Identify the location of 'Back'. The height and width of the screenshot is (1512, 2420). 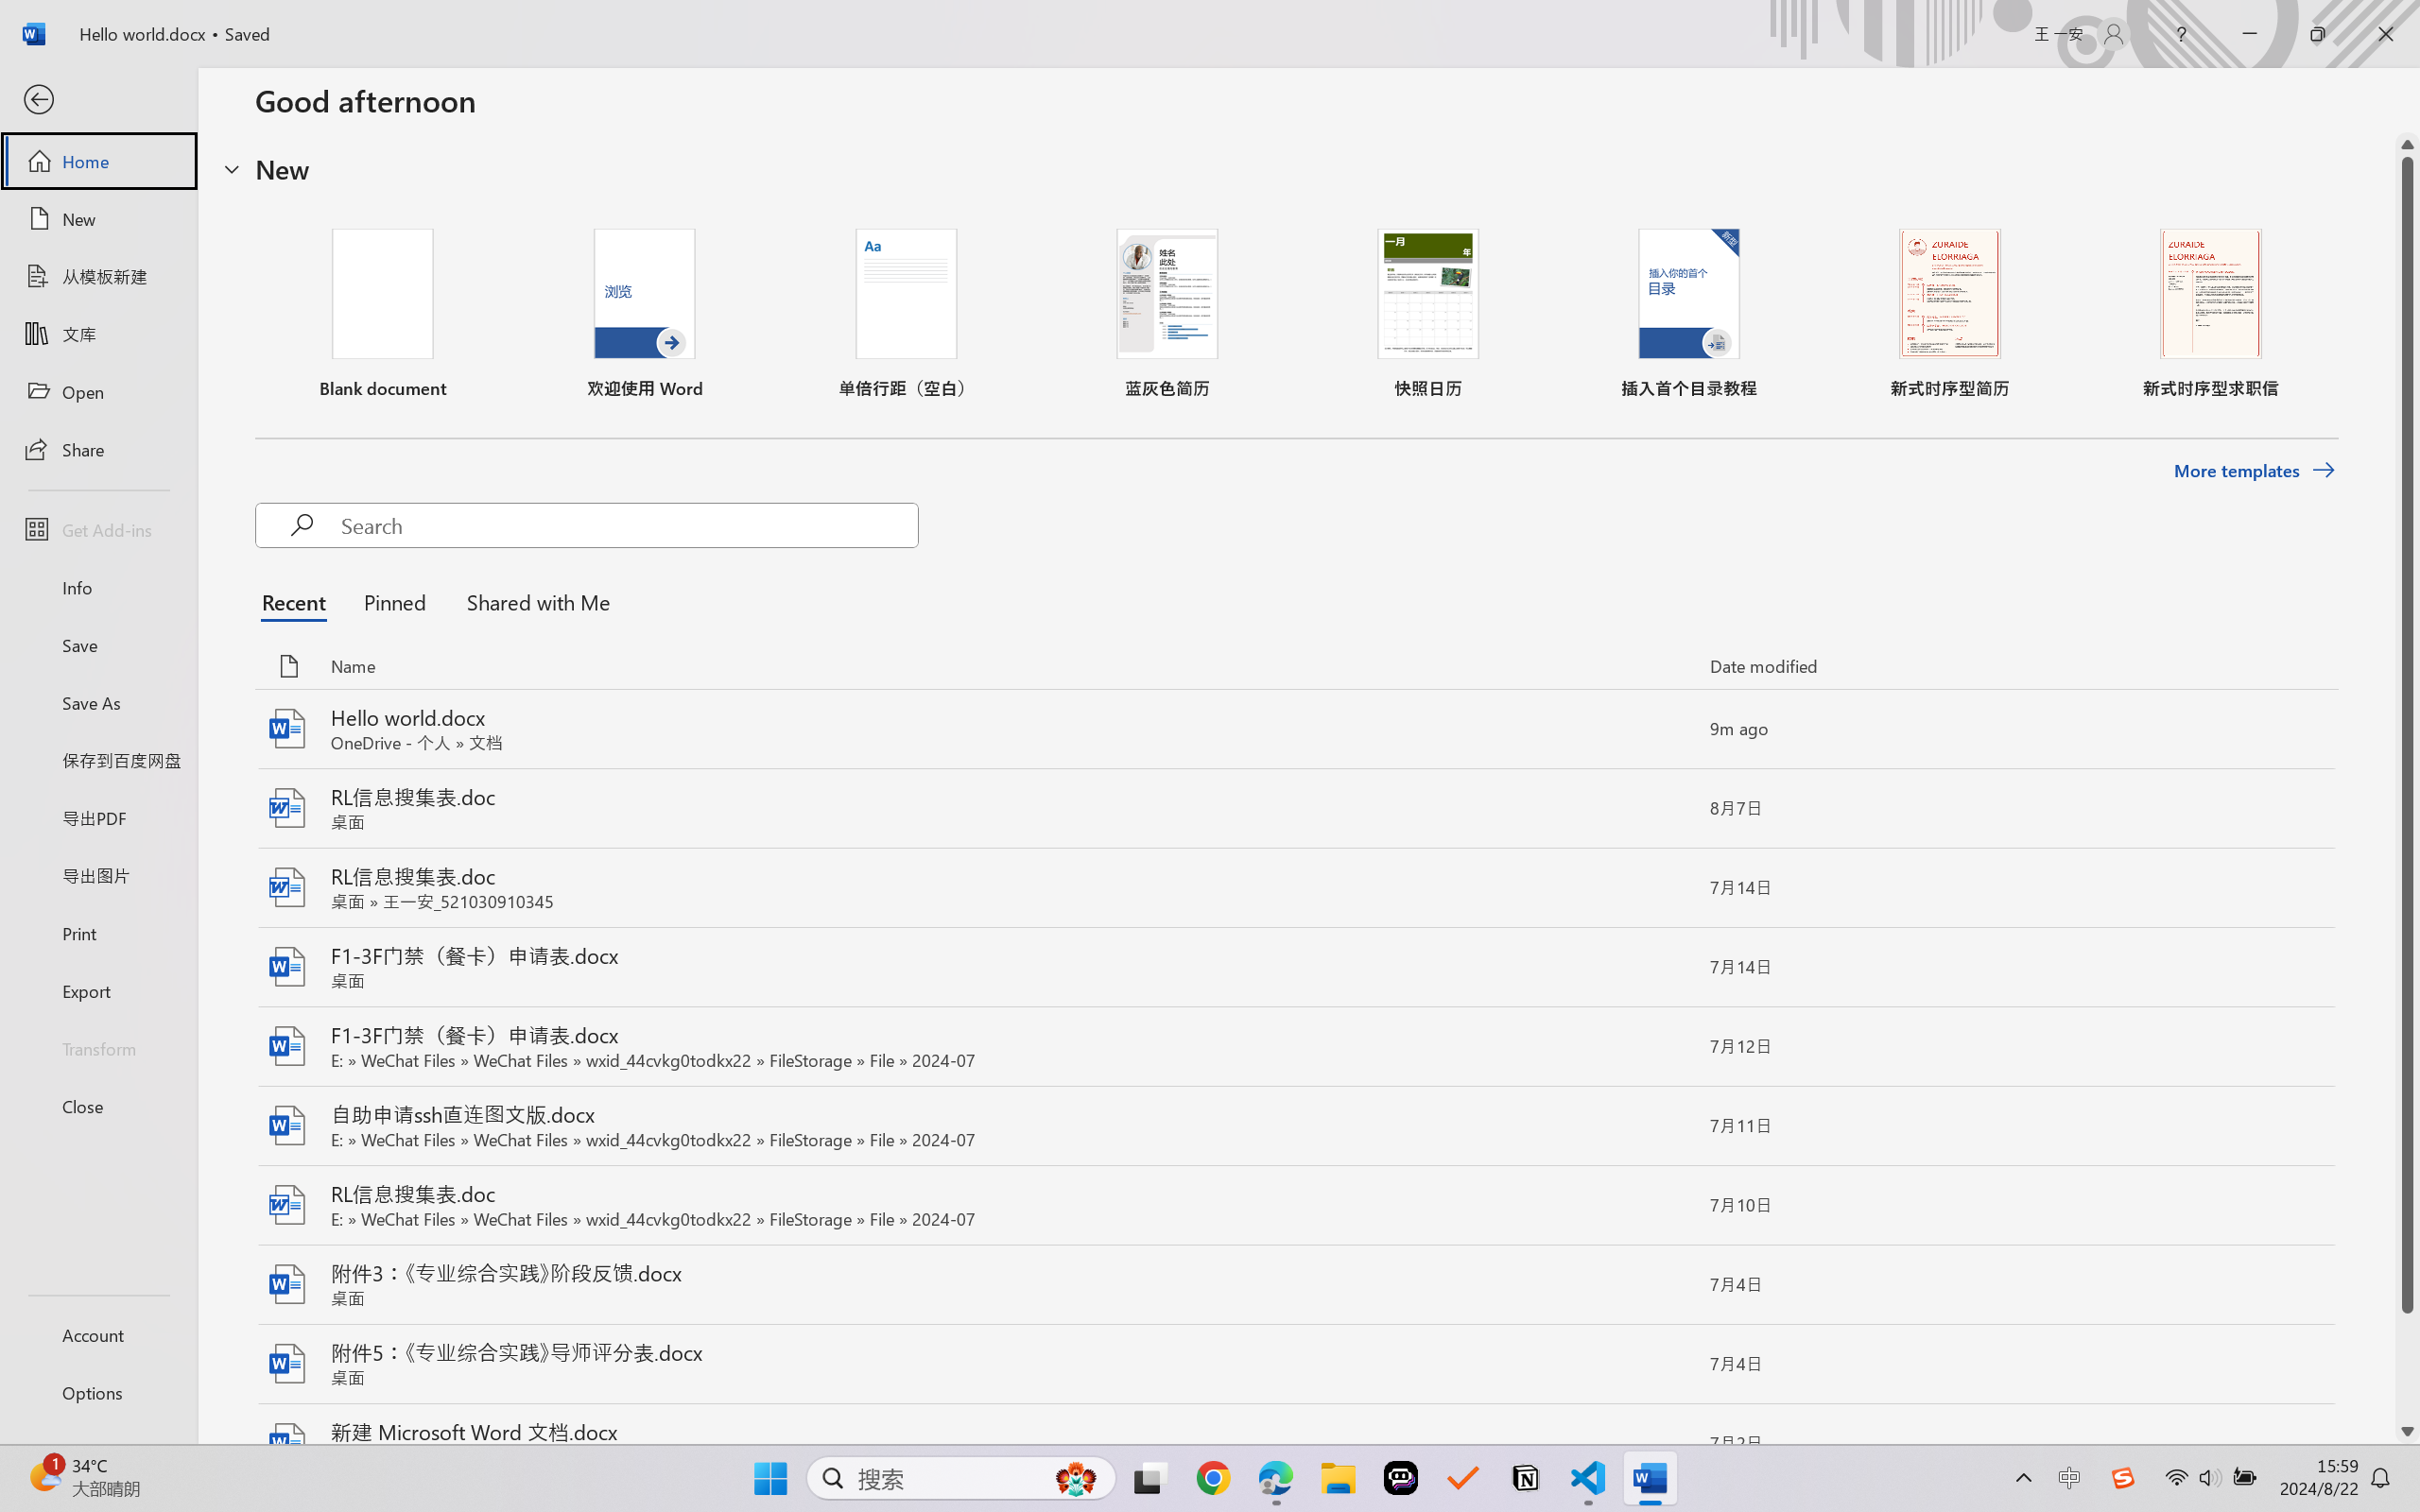
(97, 100).